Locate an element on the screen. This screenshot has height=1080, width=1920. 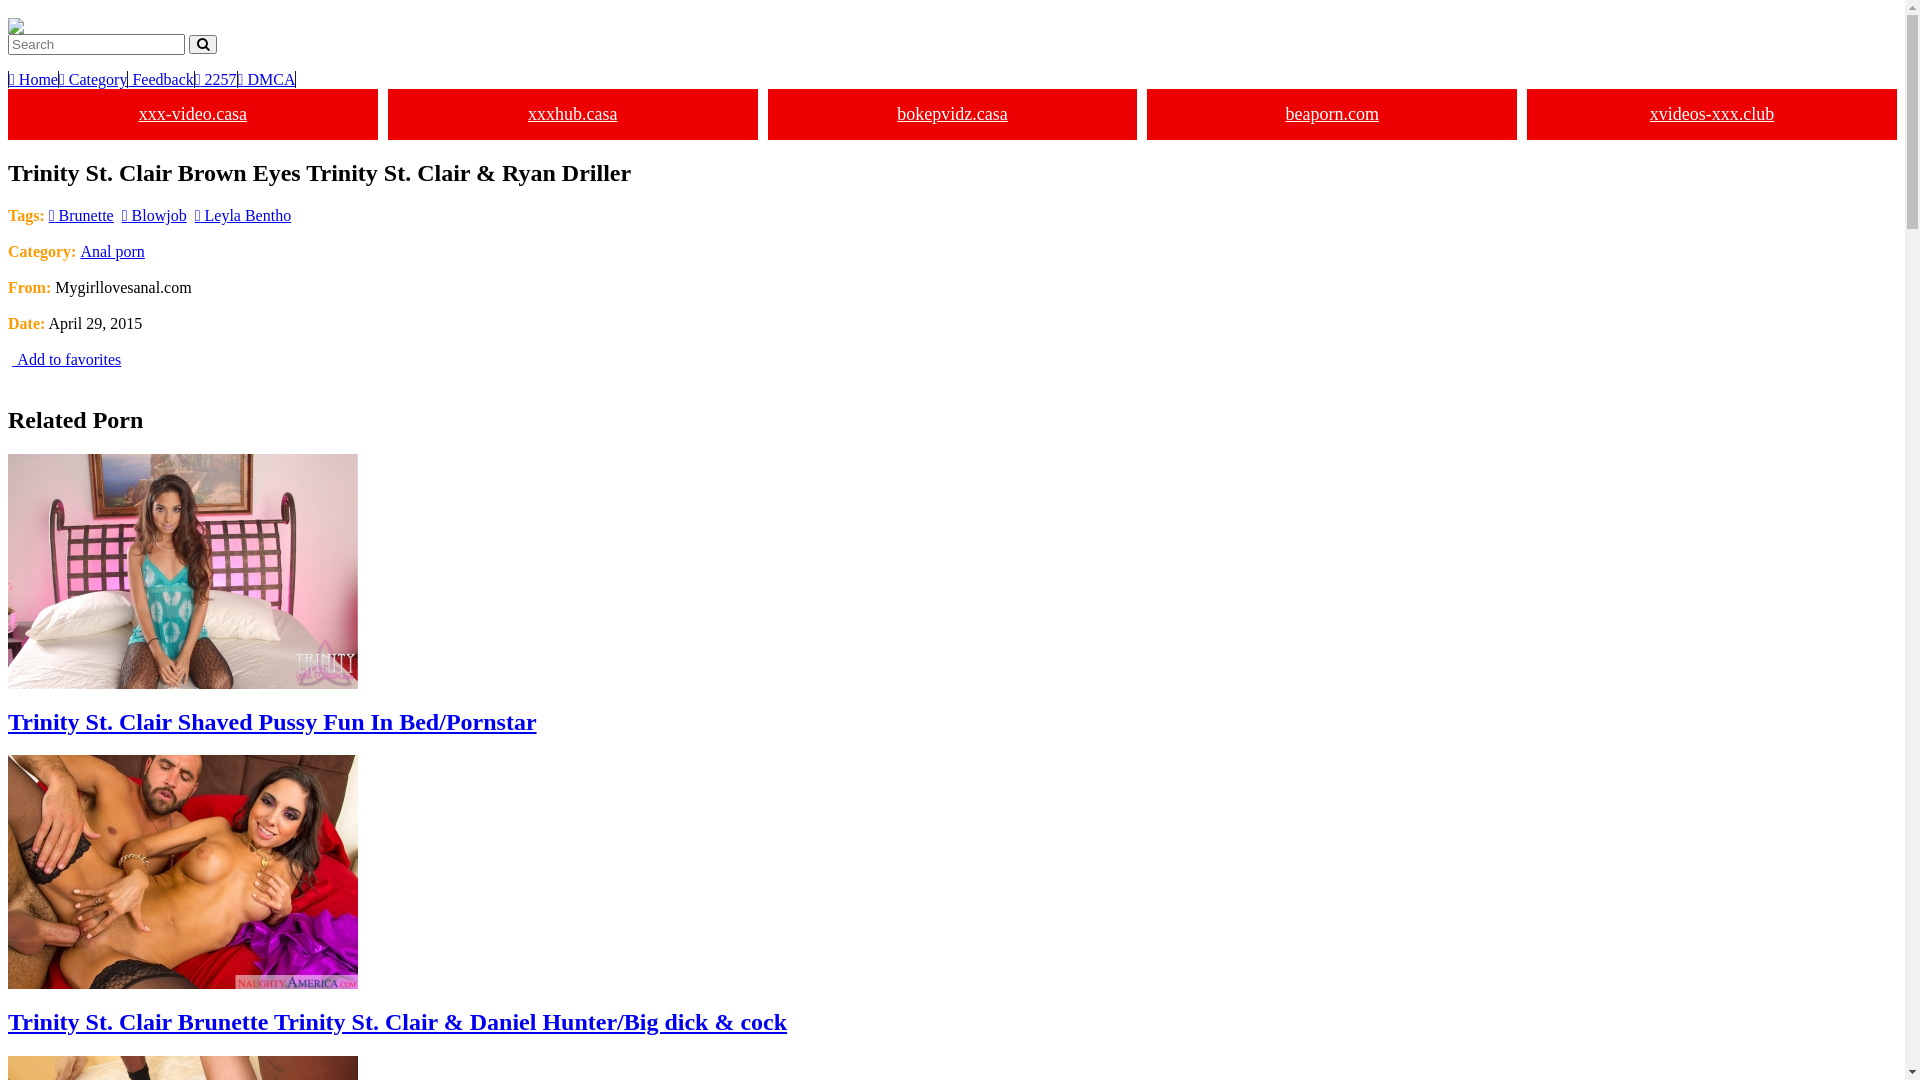
'Blowjob' is located at coordinates (153, 215).